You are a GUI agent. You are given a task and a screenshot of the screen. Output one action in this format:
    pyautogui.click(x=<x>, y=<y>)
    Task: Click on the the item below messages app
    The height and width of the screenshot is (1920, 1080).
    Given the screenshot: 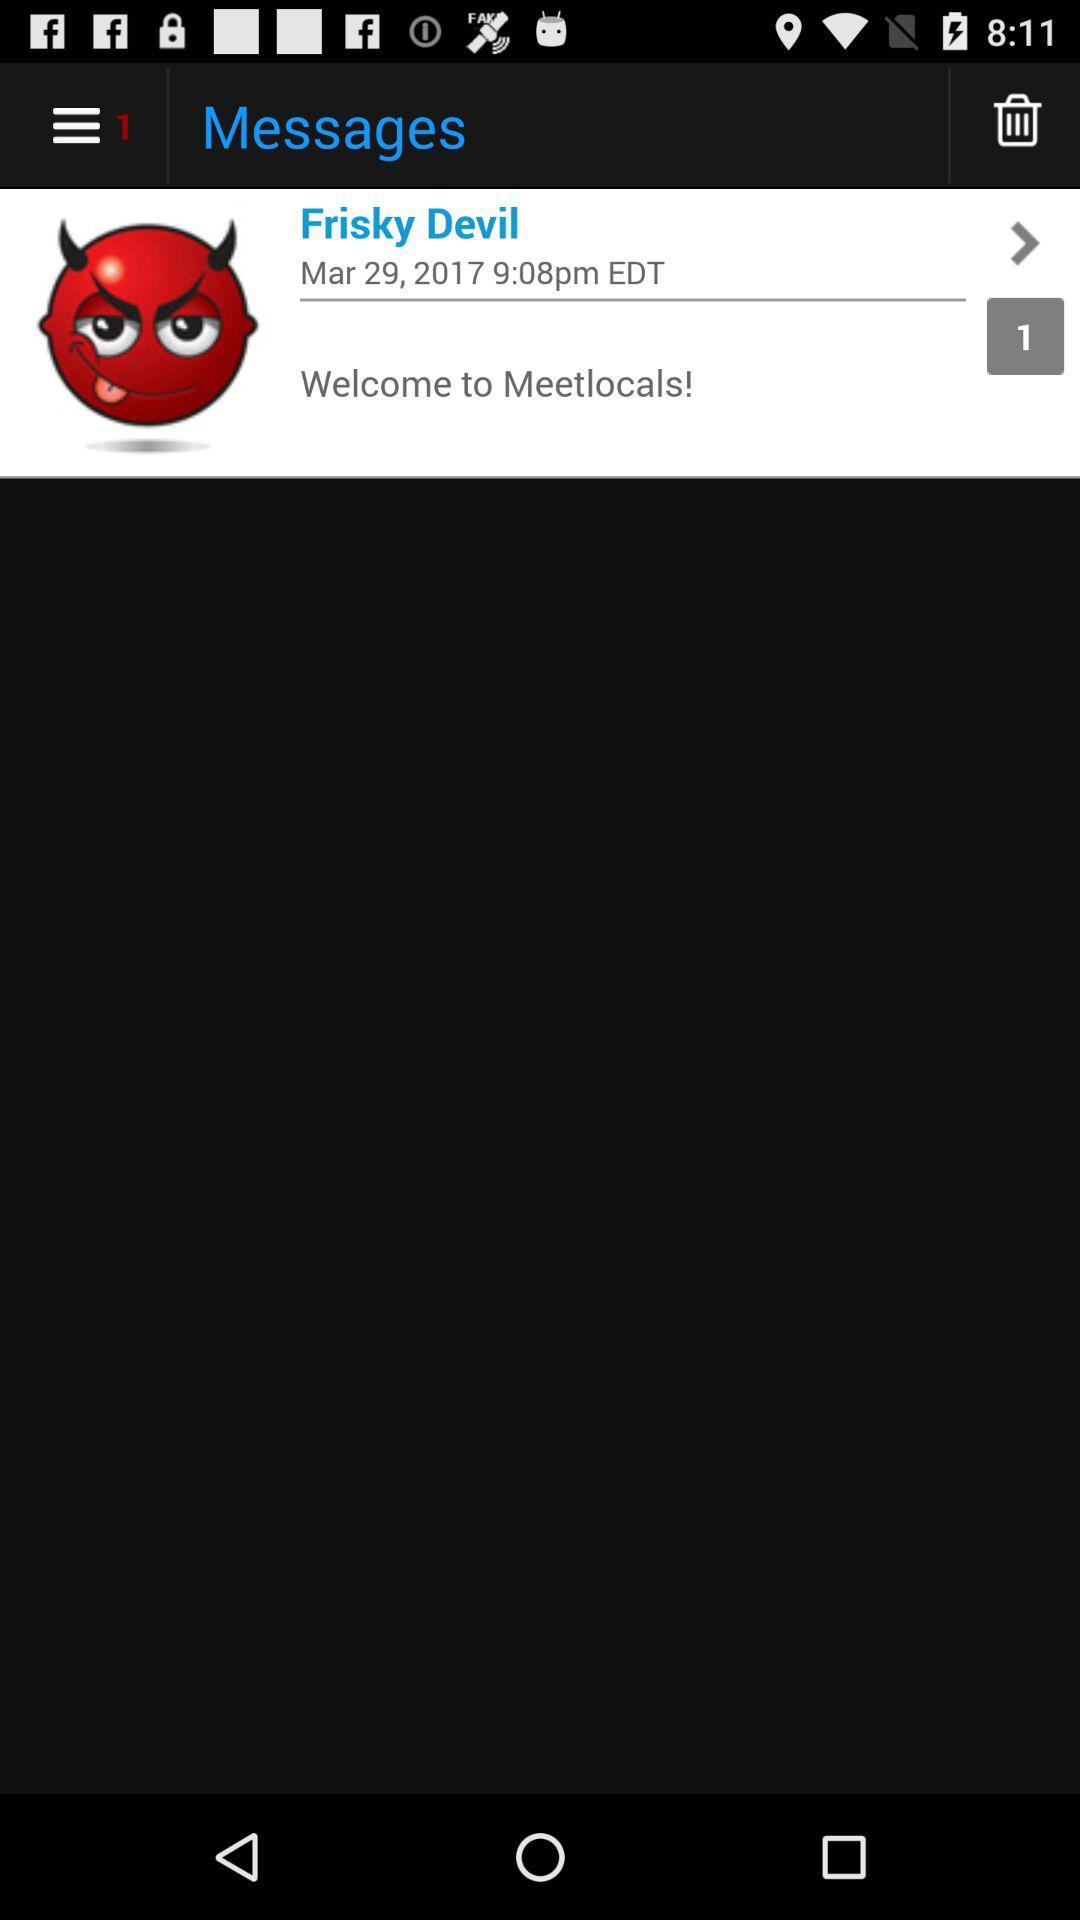 What is the action you would take?
    pyautogui.click(x=632, y=222)
    